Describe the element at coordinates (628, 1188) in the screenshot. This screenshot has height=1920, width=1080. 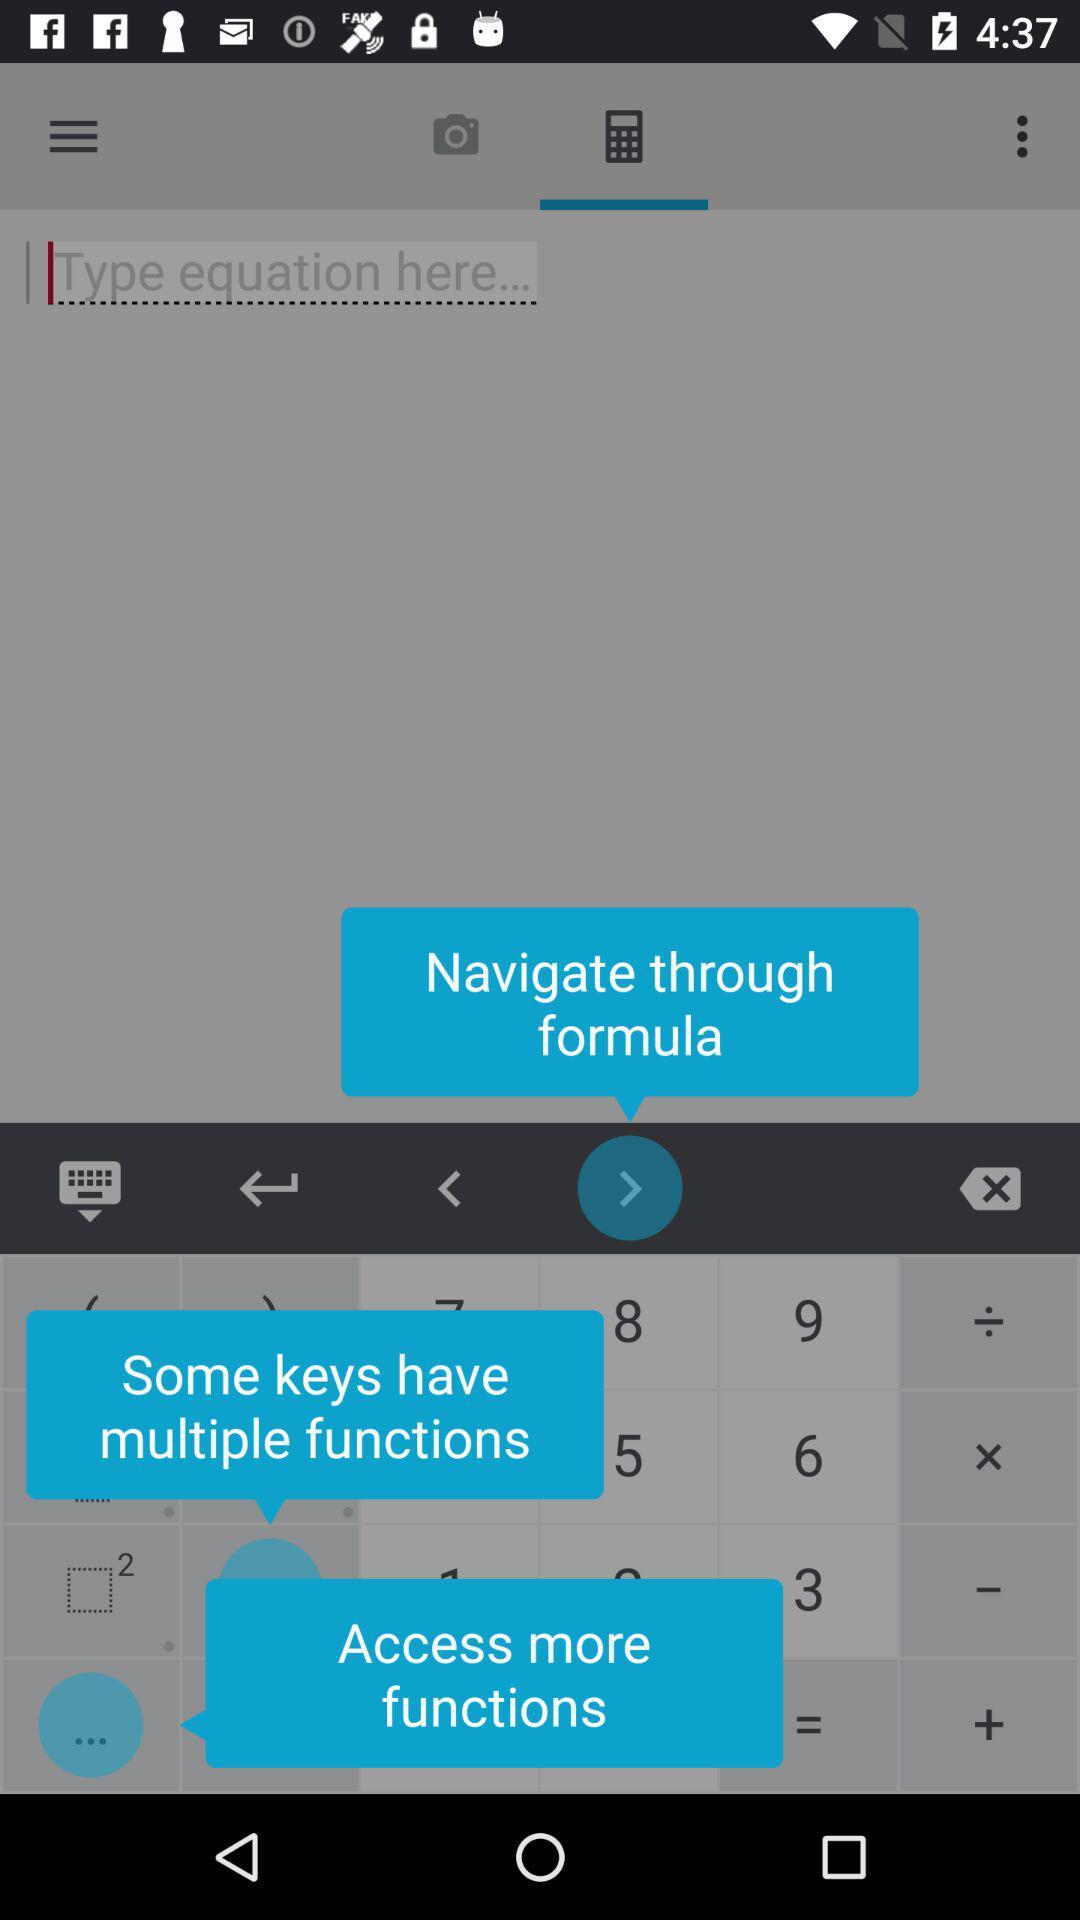
I see `the arrow_forward icon` at that location.